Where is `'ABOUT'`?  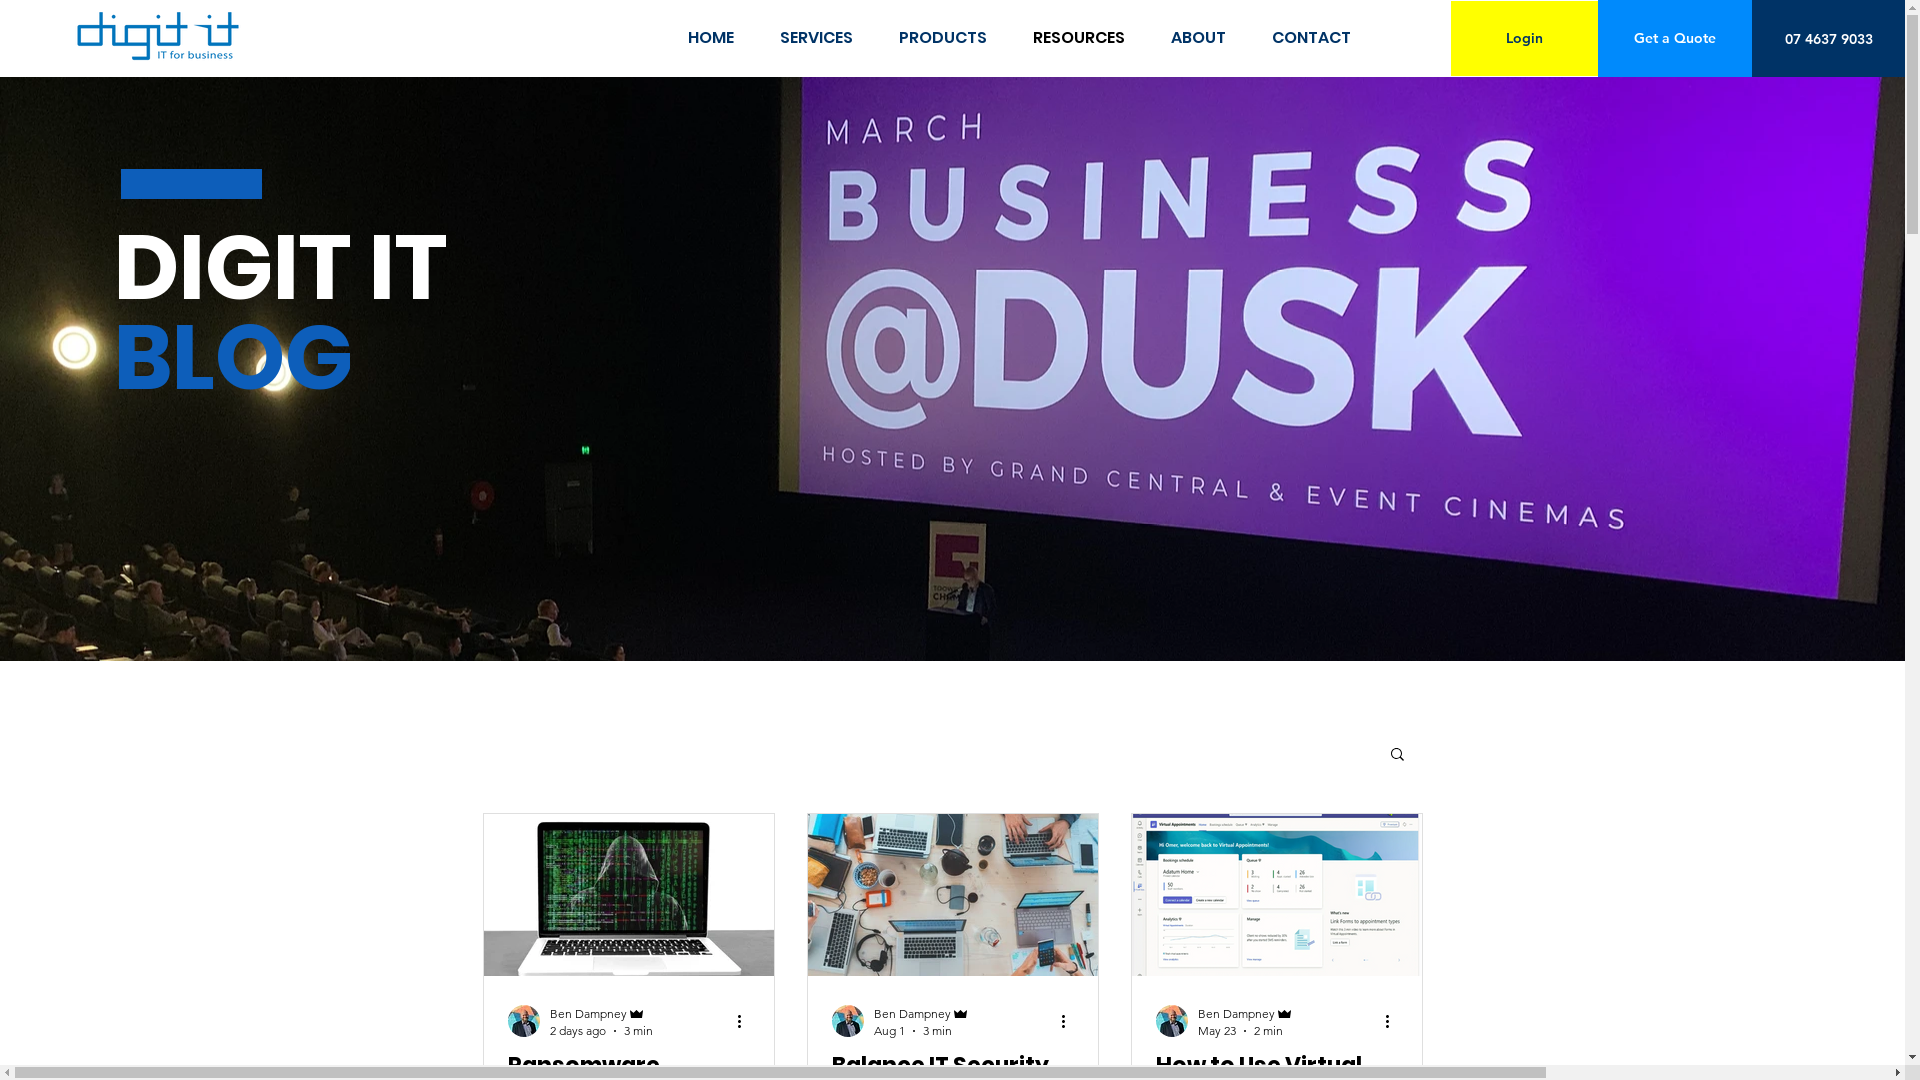 'ABOUT' is located at coordinates (1198, 38).